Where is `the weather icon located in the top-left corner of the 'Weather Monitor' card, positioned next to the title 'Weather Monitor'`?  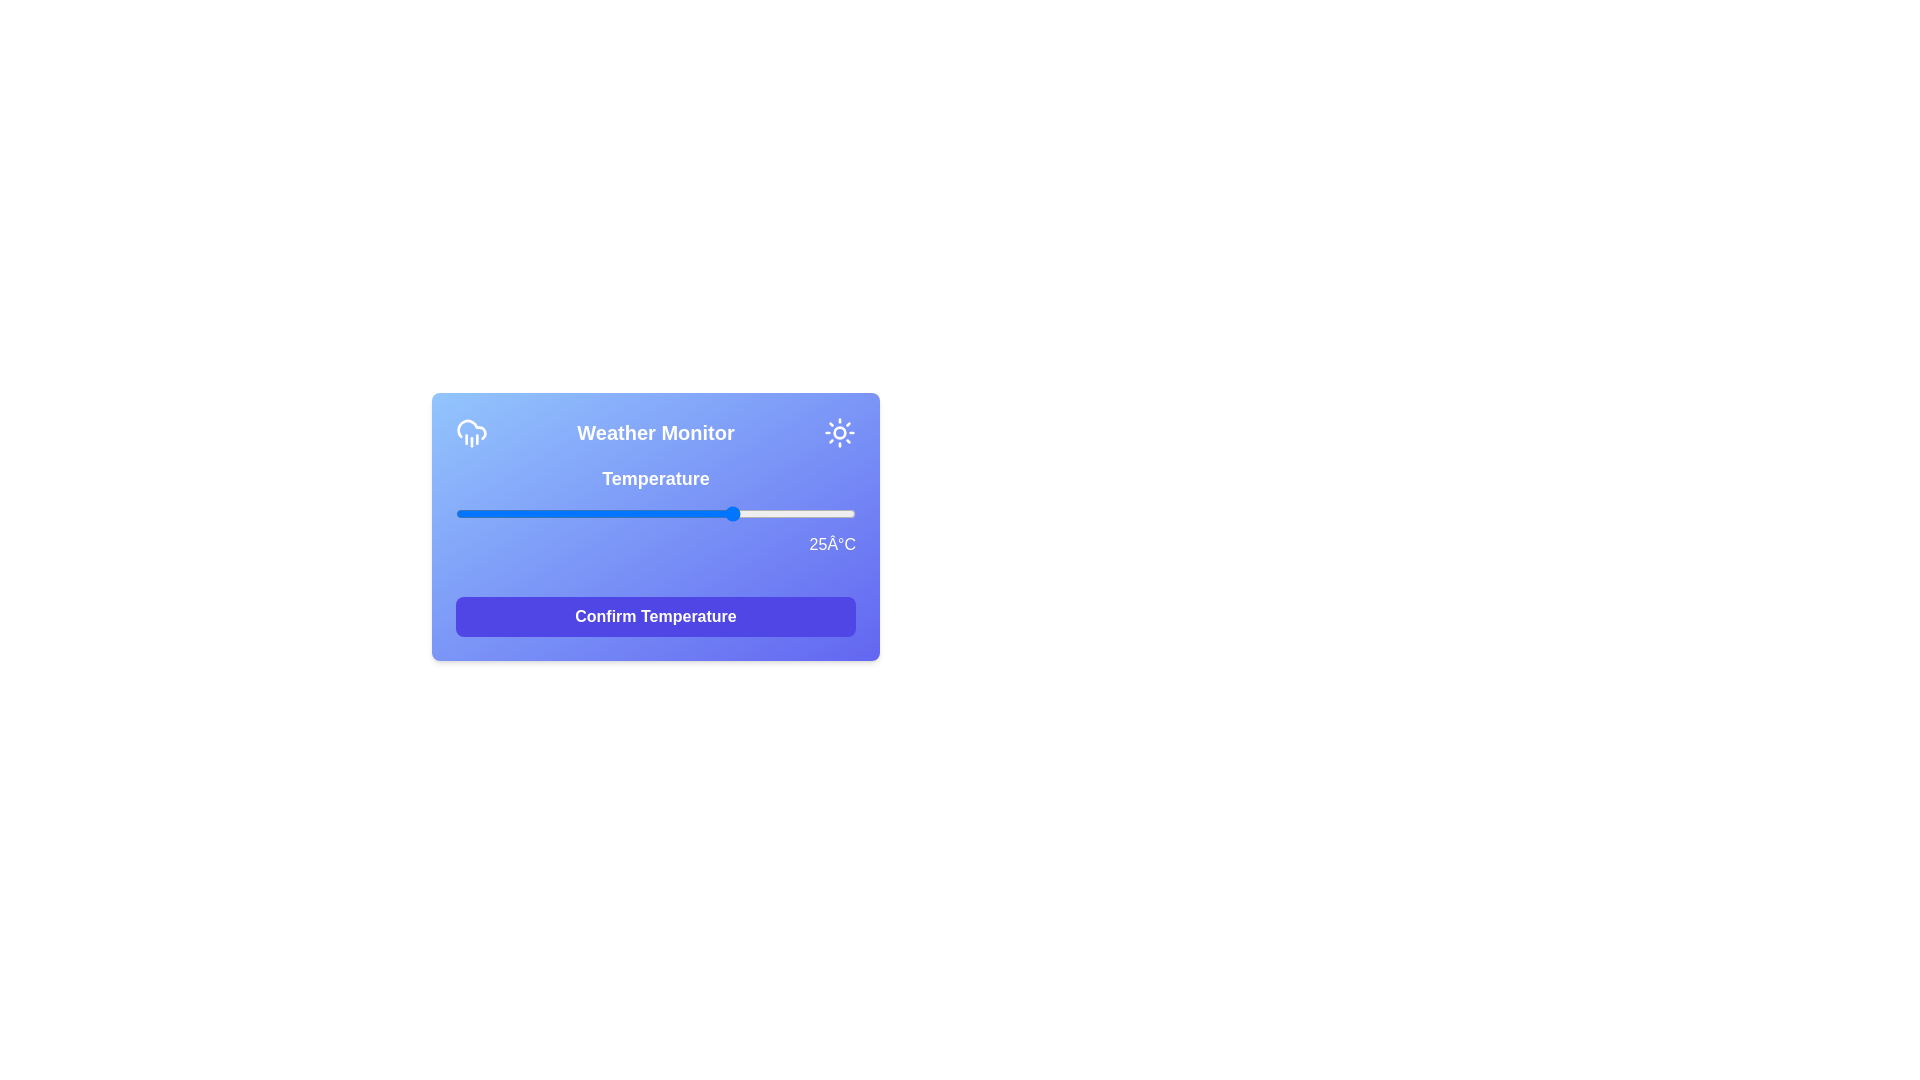
the weather icon located in the top-left corner of the 'Weather Monitor' card, positioned next to the title 'Weather Monitor' is located at coordinates (470, 431).